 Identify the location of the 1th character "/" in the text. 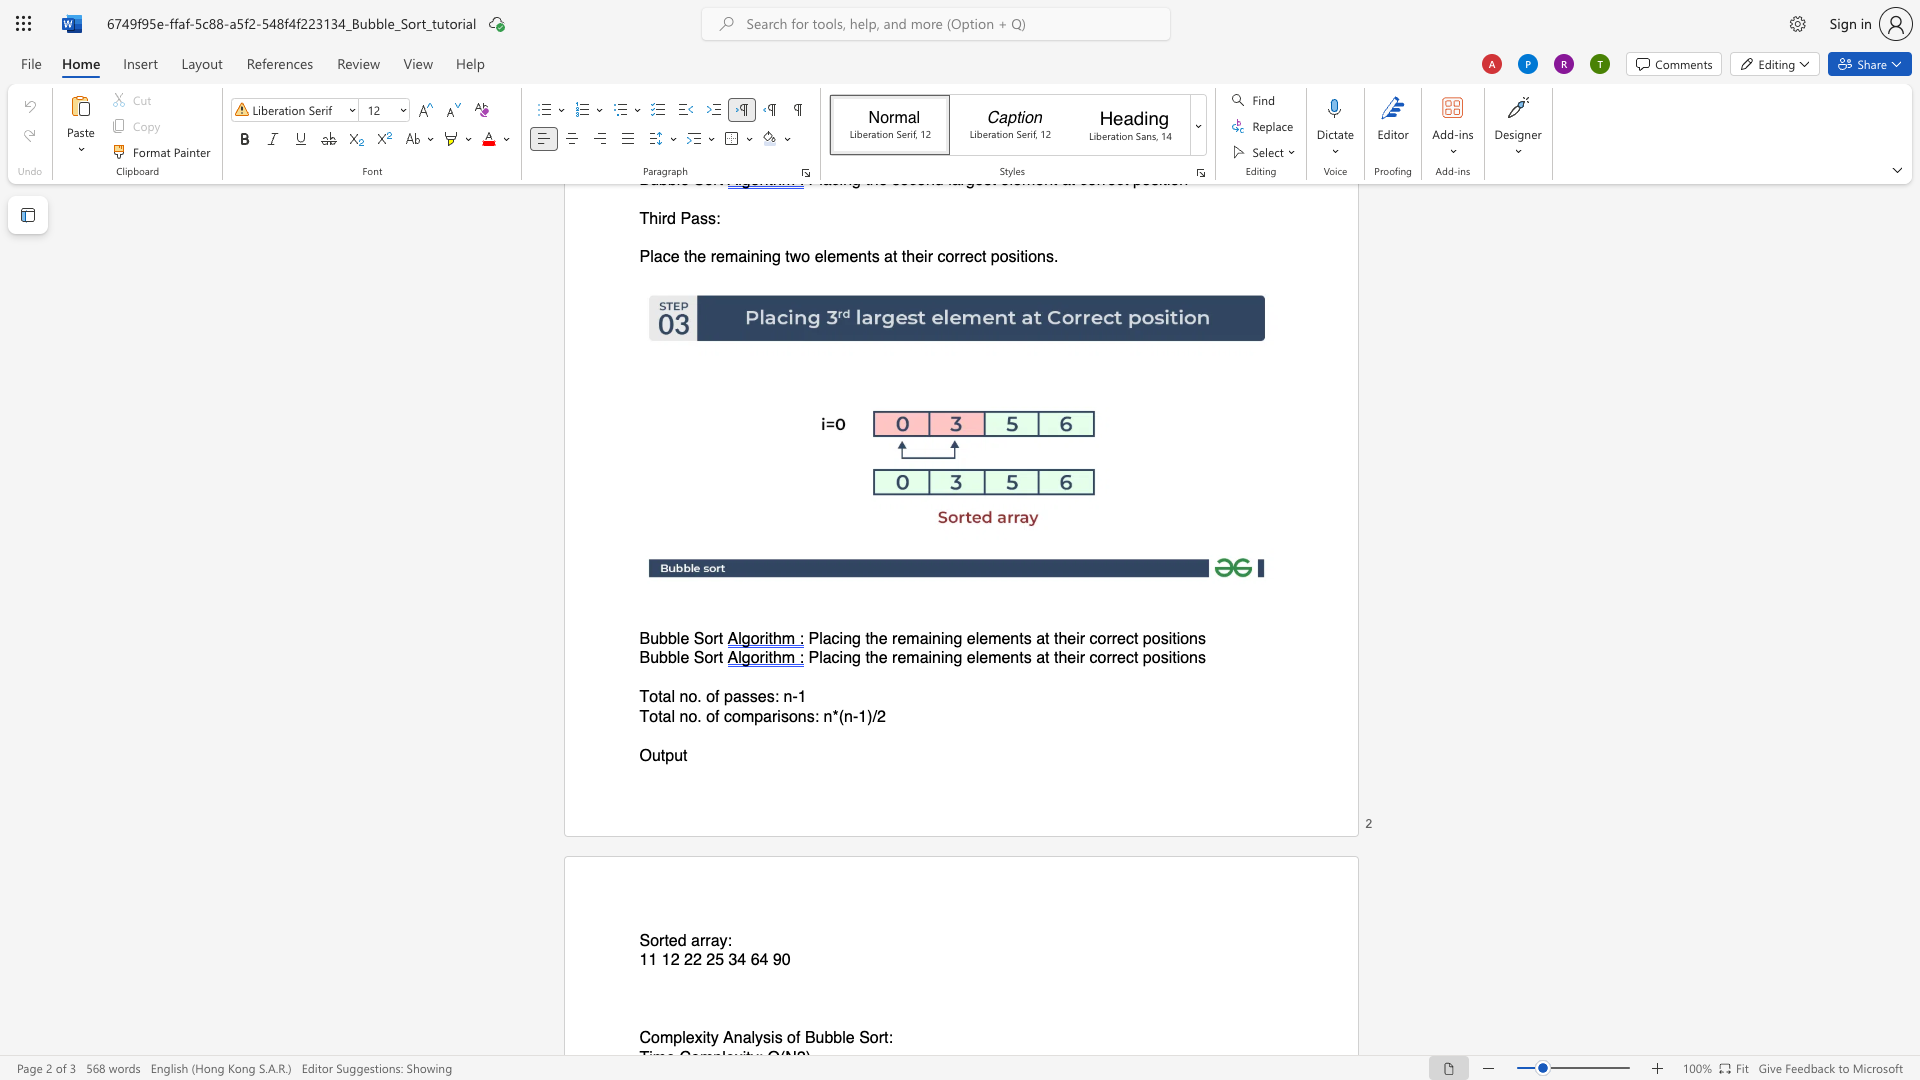
(874, 715).